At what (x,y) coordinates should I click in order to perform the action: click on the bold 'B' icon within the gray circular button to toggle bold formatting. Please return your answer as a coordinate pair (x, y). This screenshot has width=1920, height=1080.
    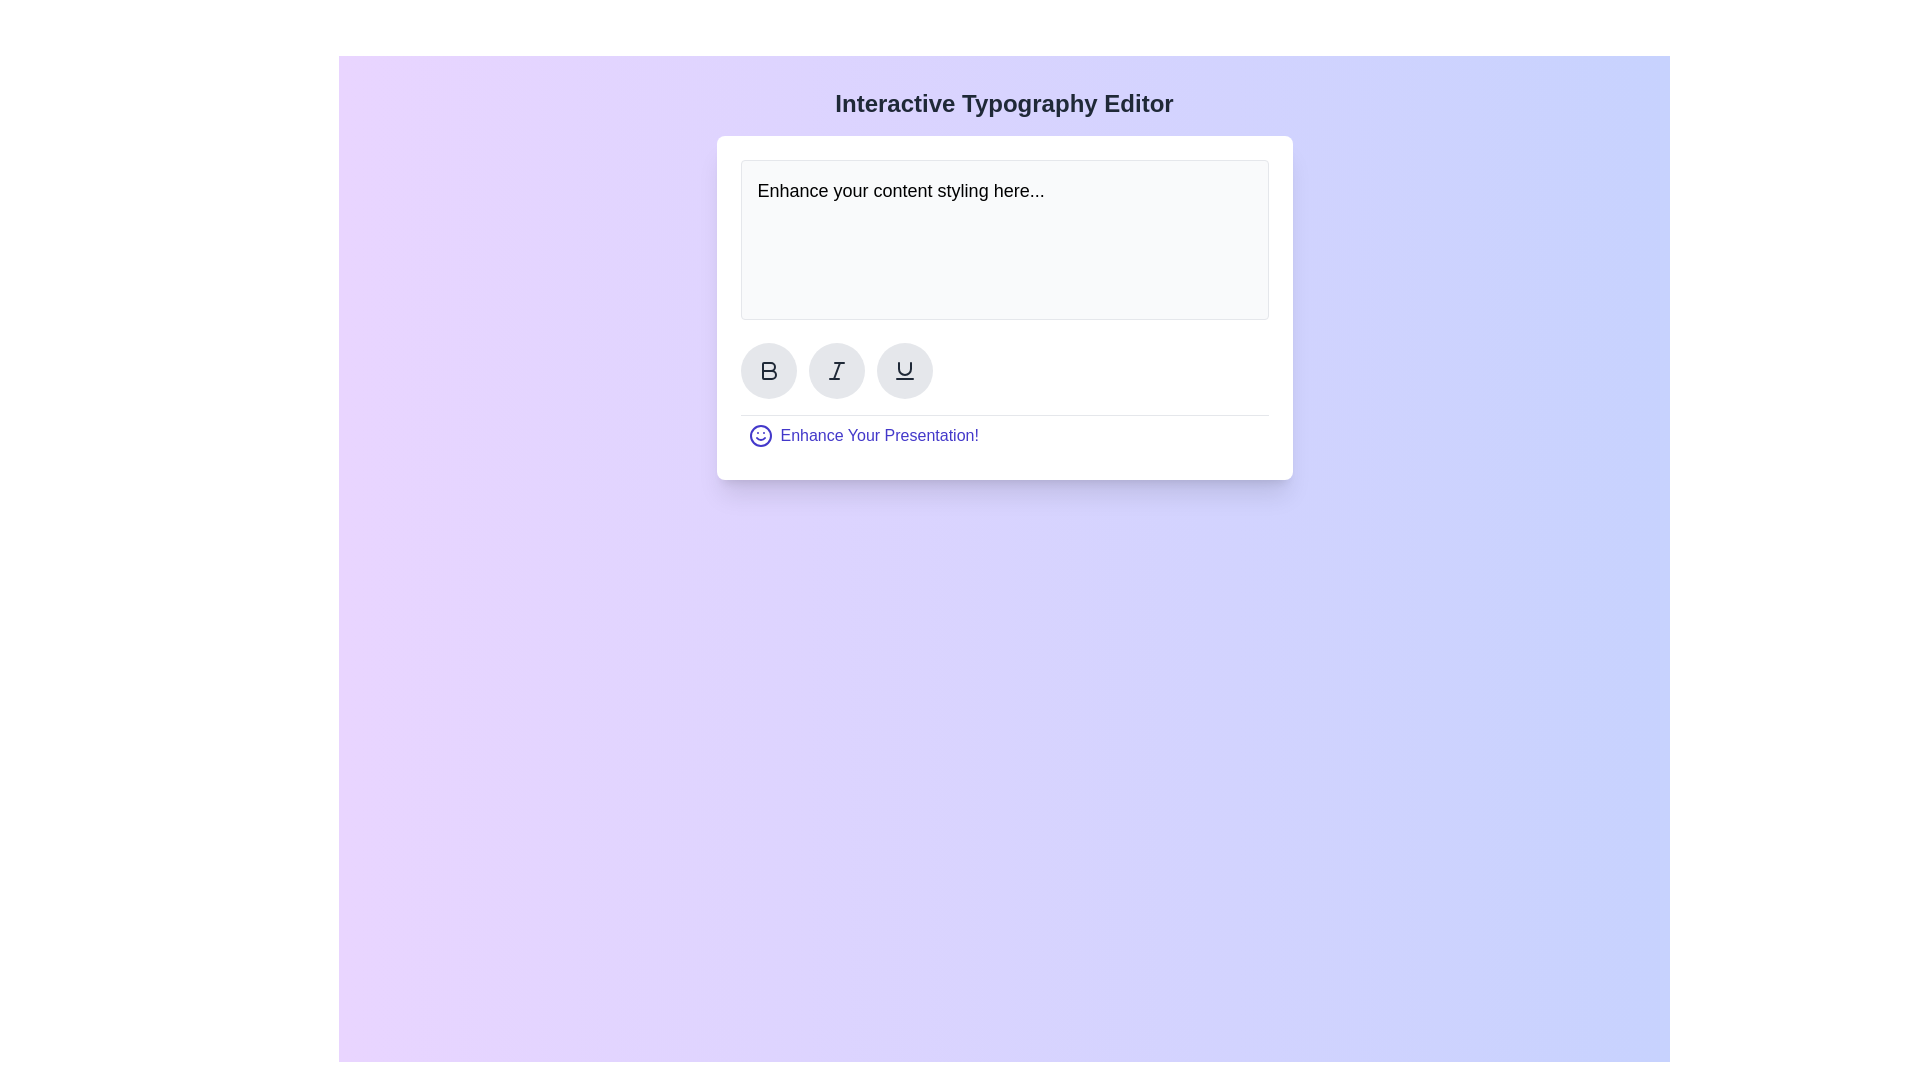
    Looking at the image, I should click on (767, 370).